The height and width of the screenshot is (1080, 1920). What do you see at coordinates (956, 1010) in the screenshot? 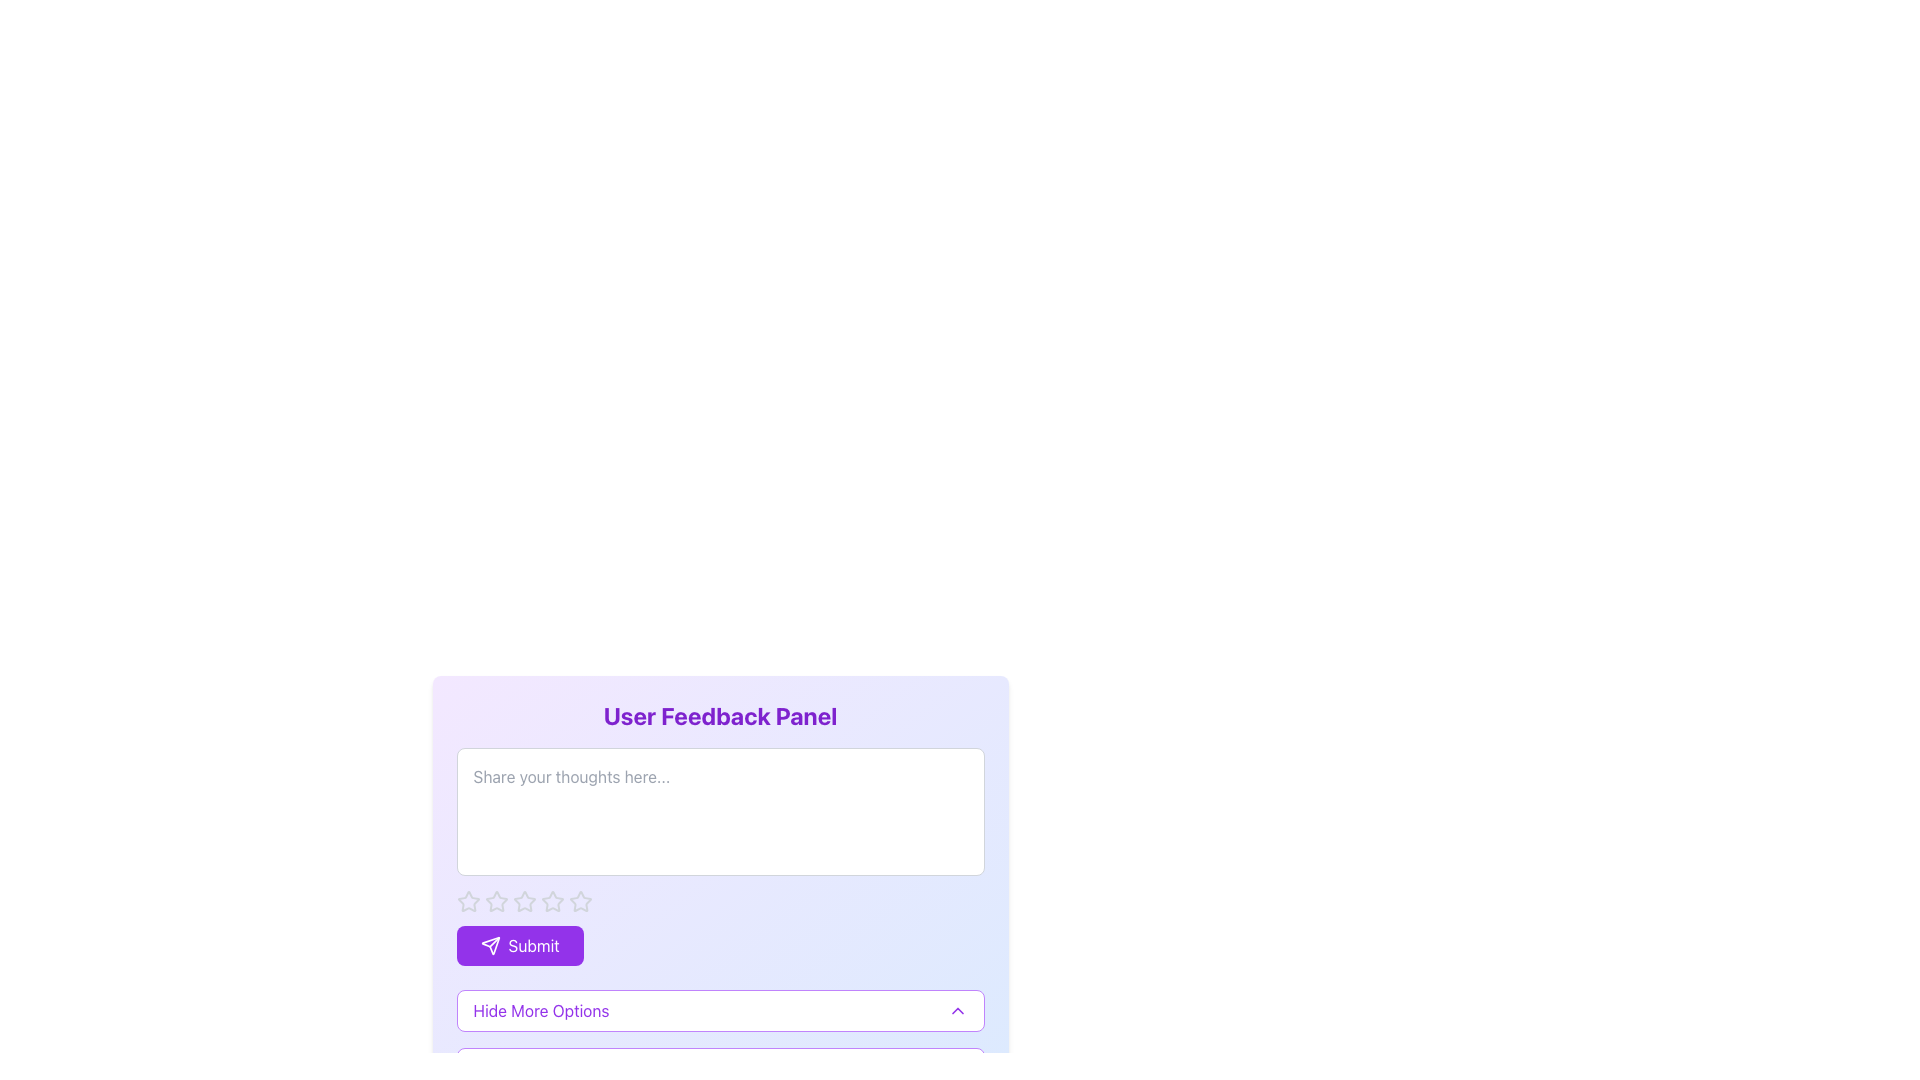
I see `the upward-facing chevron icon located at the far right end of the 'Hide More Options' button at the bottom of the visible panel` at bounding box center [956, 1010].